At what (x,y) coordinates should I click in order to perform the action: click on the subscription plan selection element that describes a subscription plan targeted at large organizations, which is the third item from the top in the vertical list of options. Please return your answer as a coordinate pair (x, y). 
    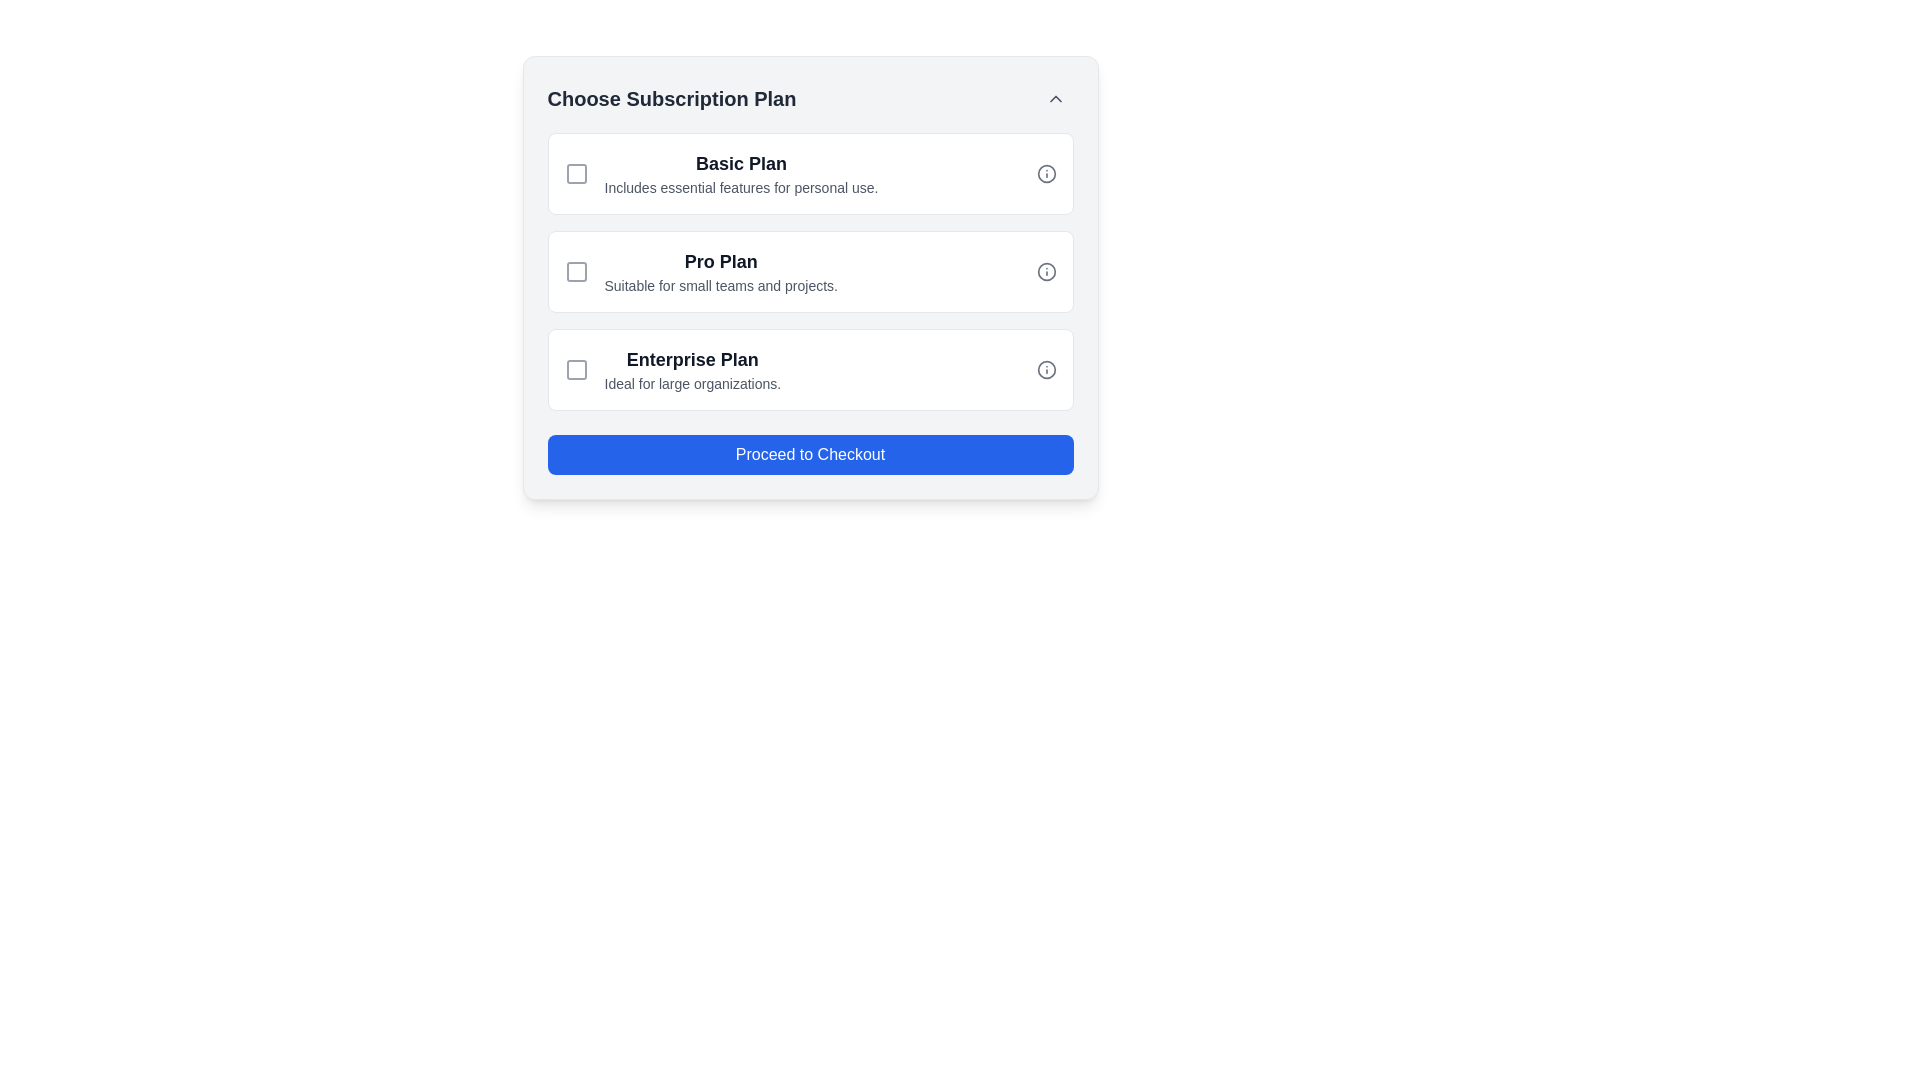
    Looking at the image, I should click on (692, 370).